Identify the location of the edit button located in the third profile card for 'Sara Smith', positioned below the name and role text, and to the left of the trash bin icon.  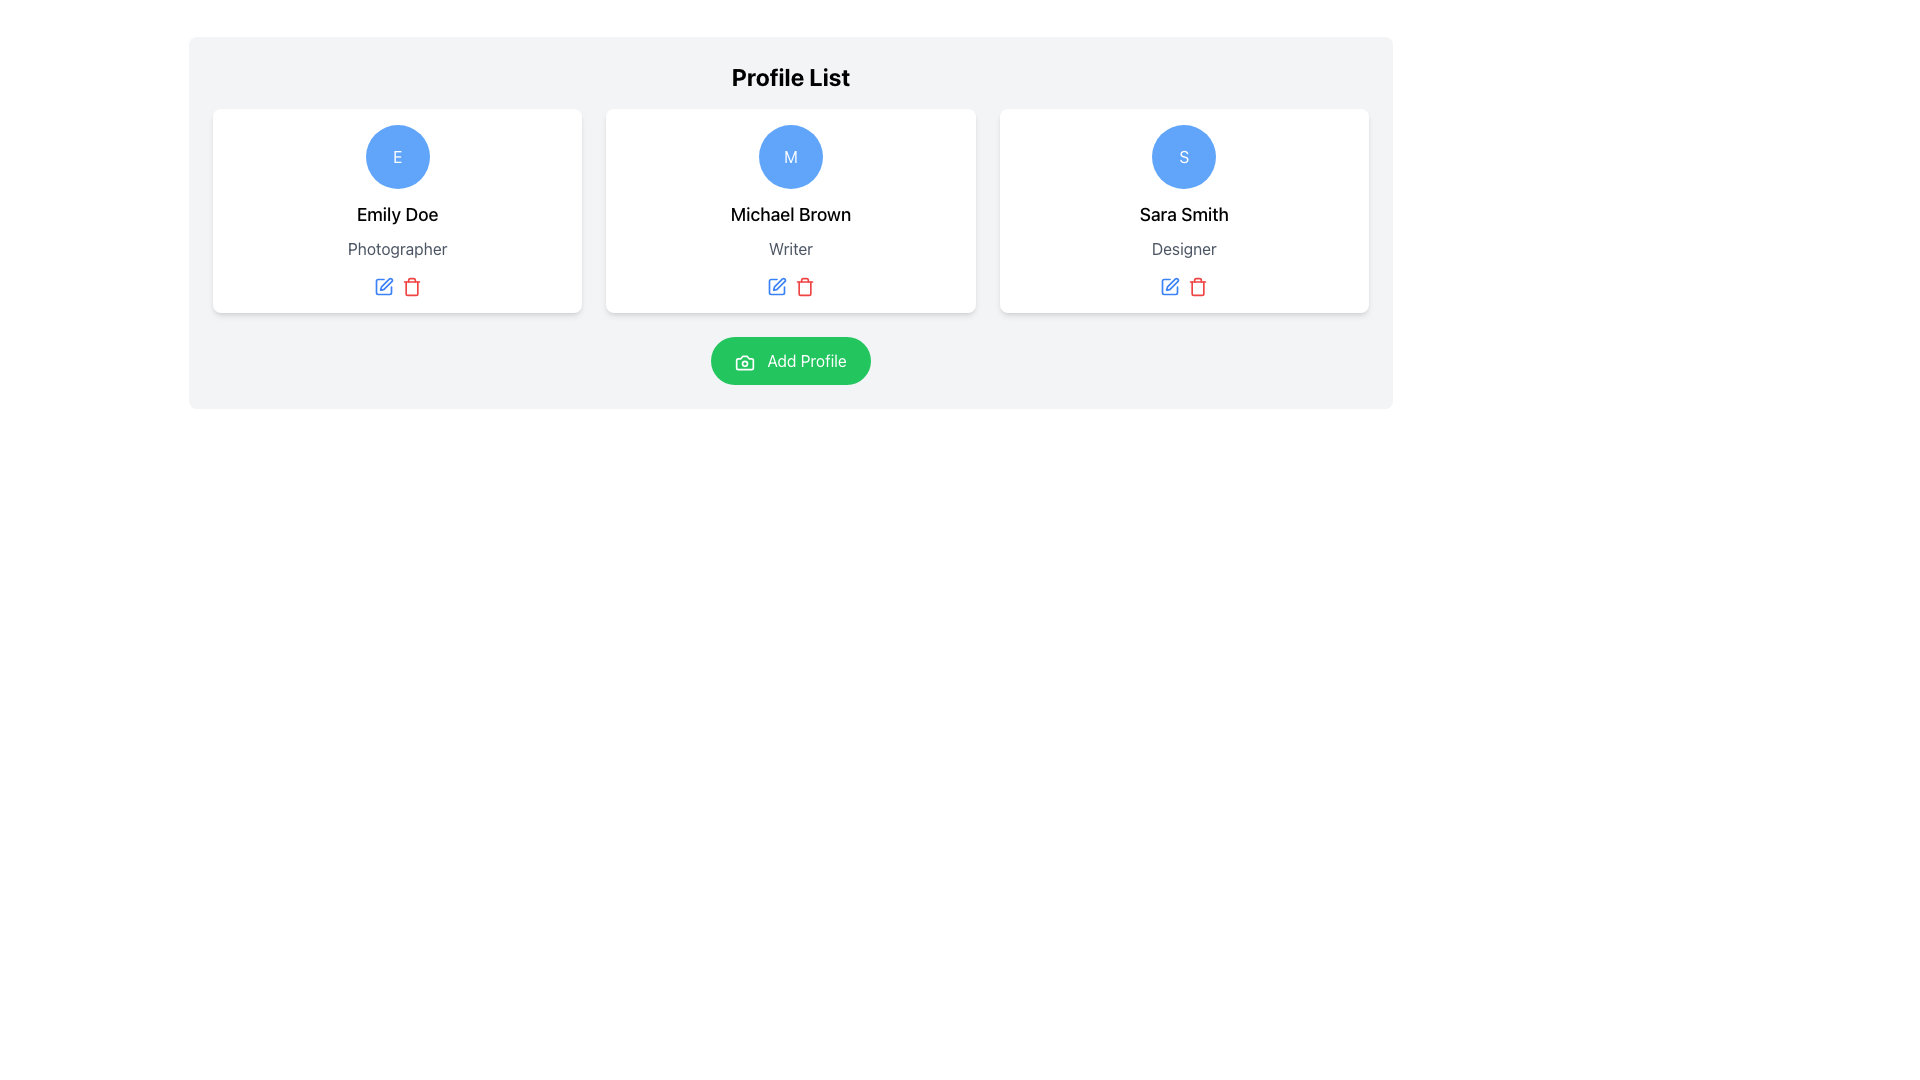
(1172, 284).